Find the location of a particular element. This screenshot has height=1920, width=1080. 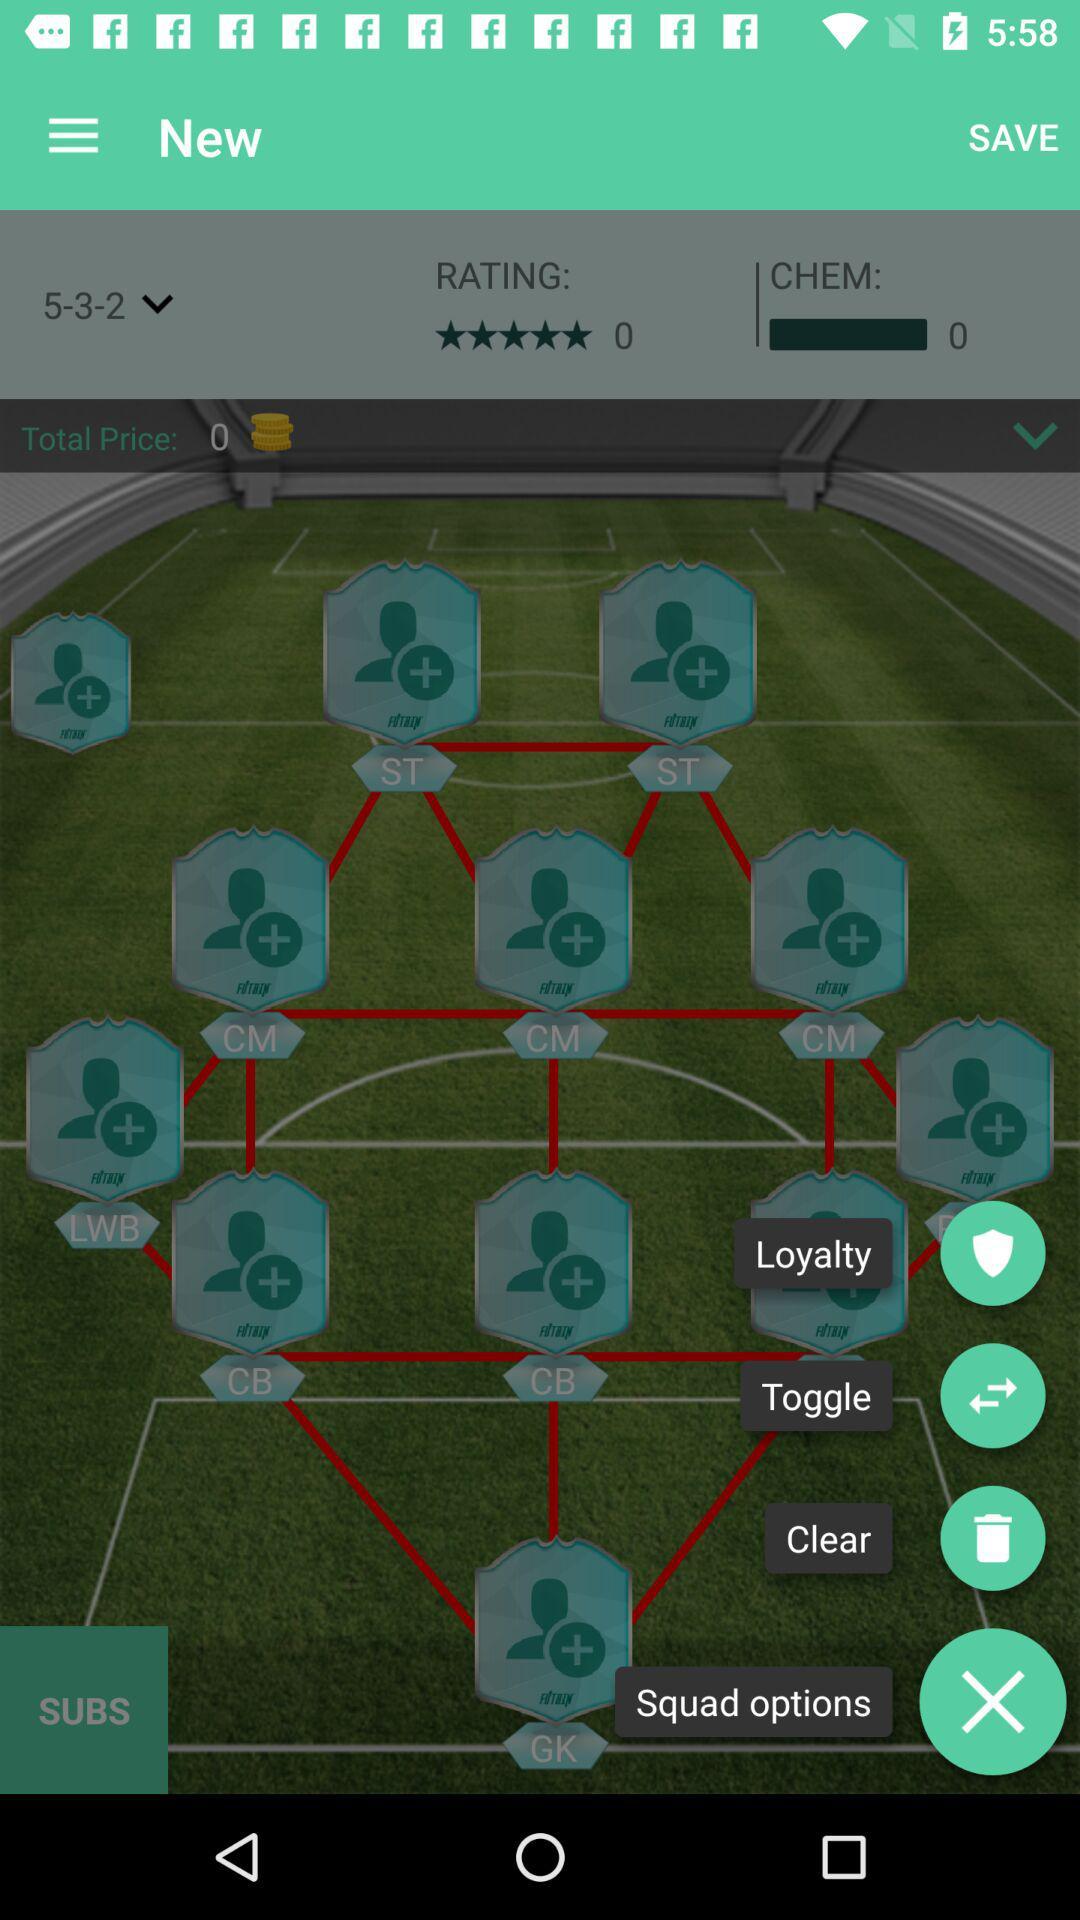

out of options is located at coordinates (992, 1700).